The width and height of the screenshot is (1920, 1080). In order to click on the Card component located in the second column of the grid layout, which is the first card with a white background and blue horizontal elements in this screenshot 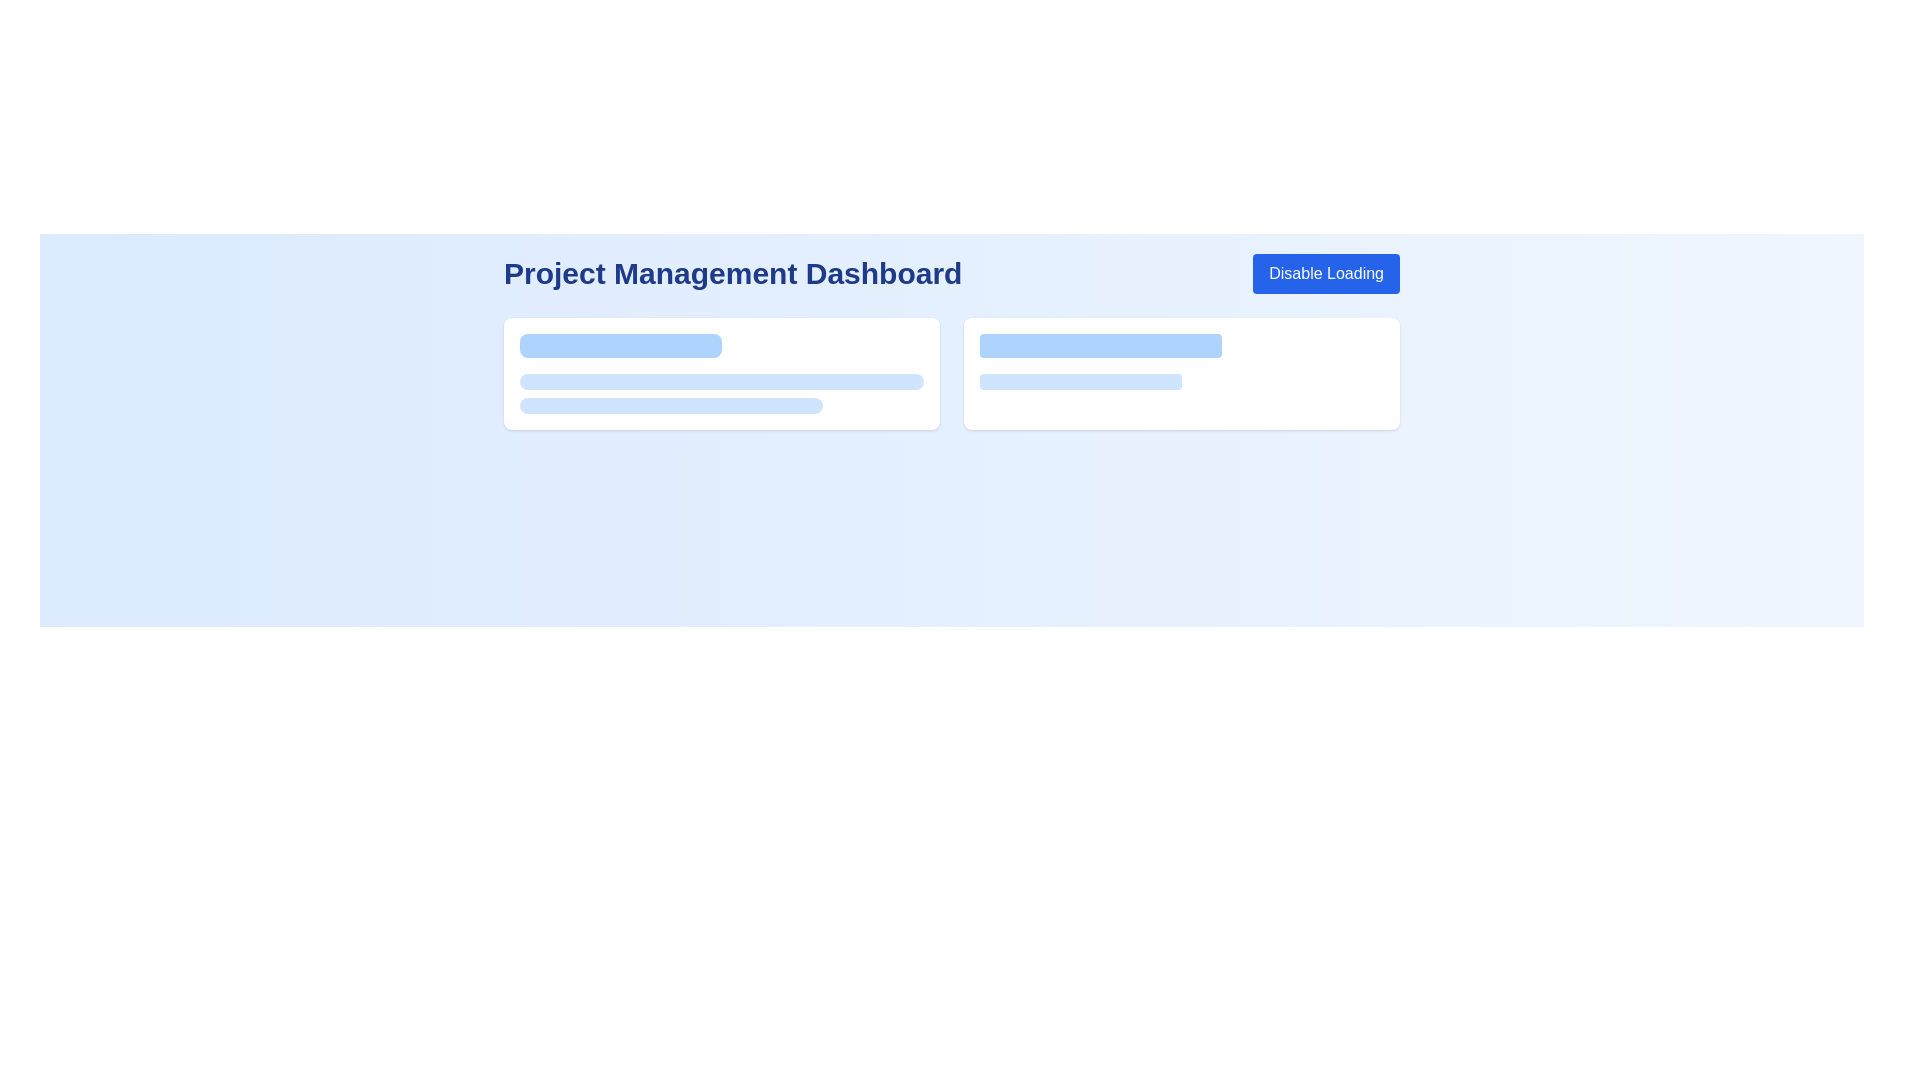, I will do `click(1181, 374)`.